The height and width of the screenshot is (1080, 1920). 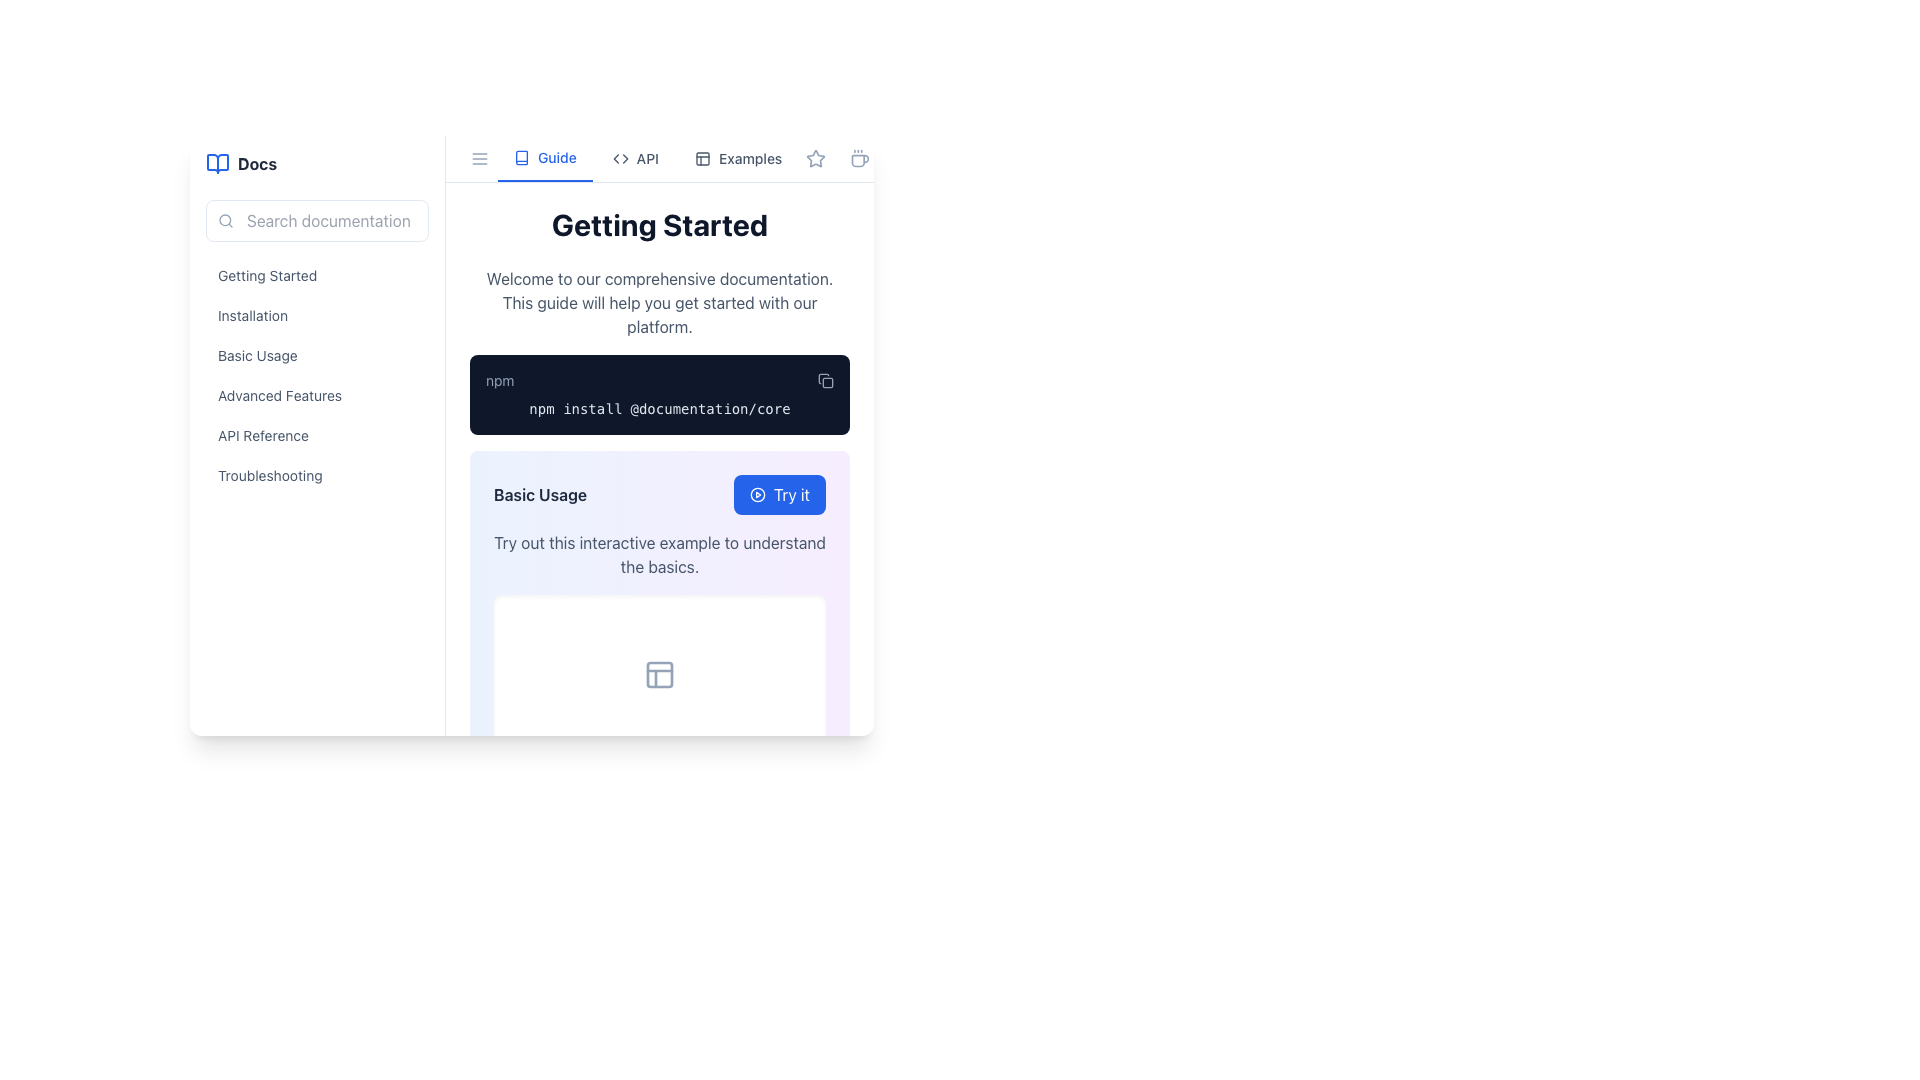 I want to click on the 'API Reference' button, which is the fifth item in the vertical menu list on the left side, so click(x=316, y=434).